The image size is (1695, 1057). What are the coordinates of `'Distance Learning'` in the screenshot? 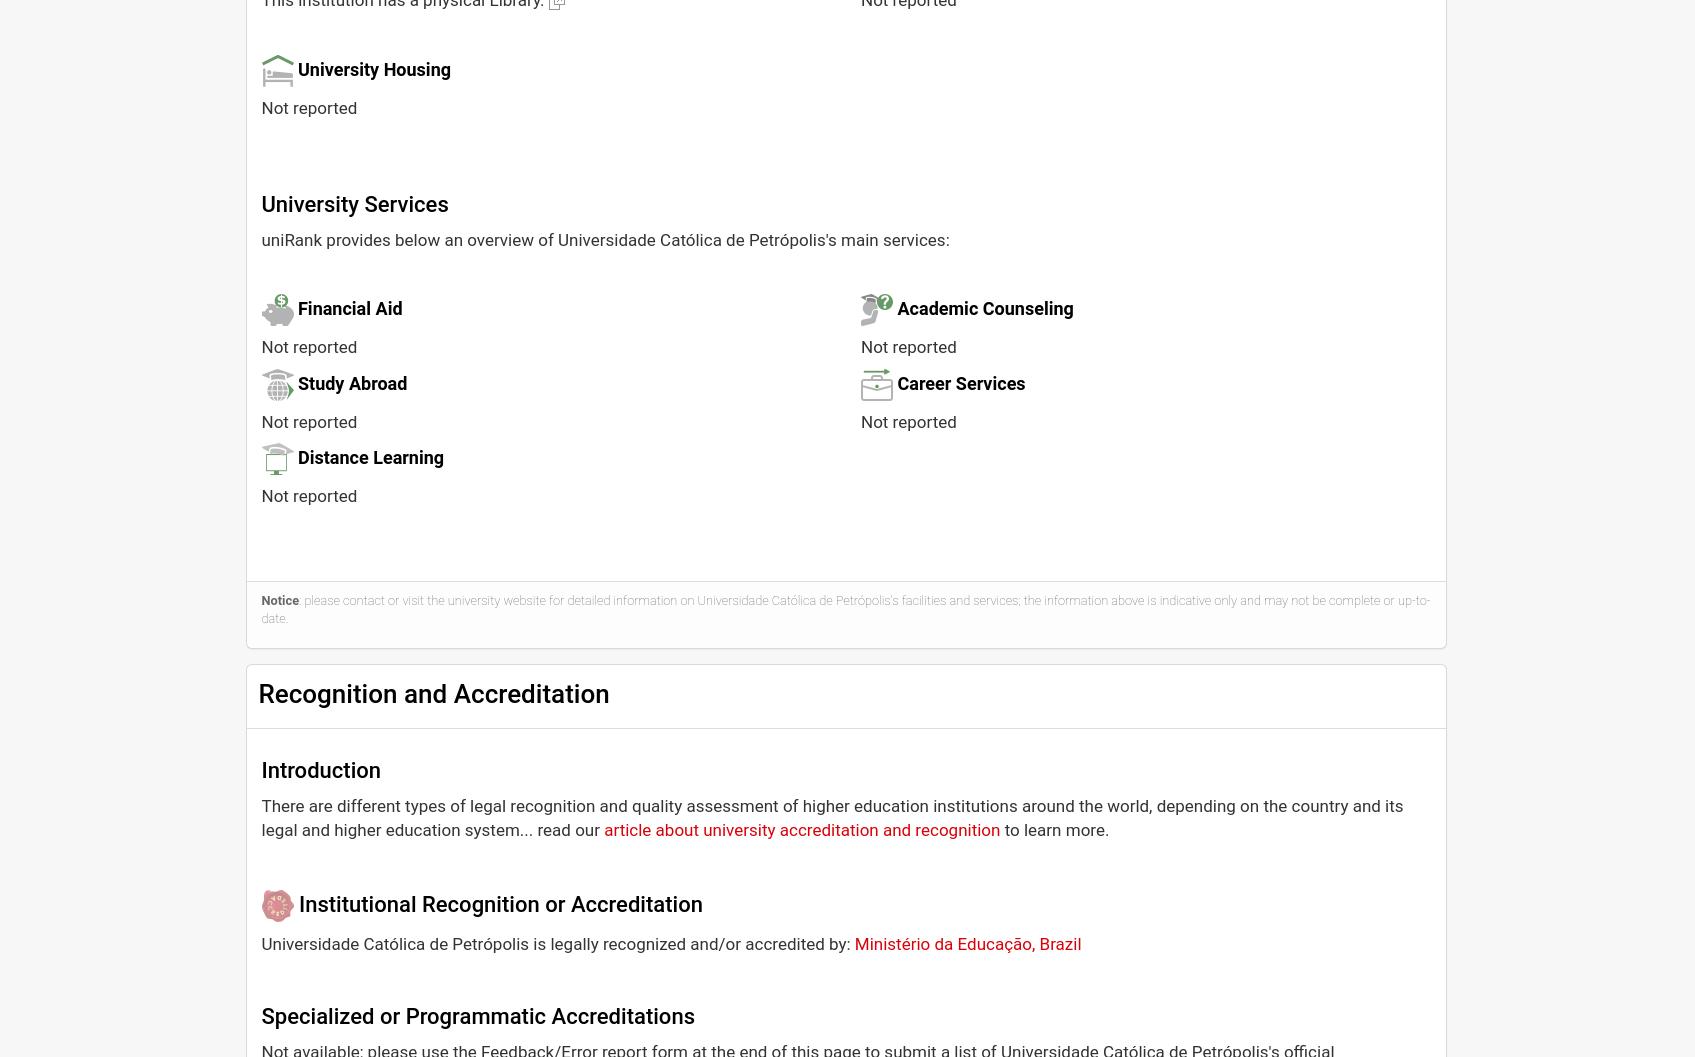 It's located at (369, 456).